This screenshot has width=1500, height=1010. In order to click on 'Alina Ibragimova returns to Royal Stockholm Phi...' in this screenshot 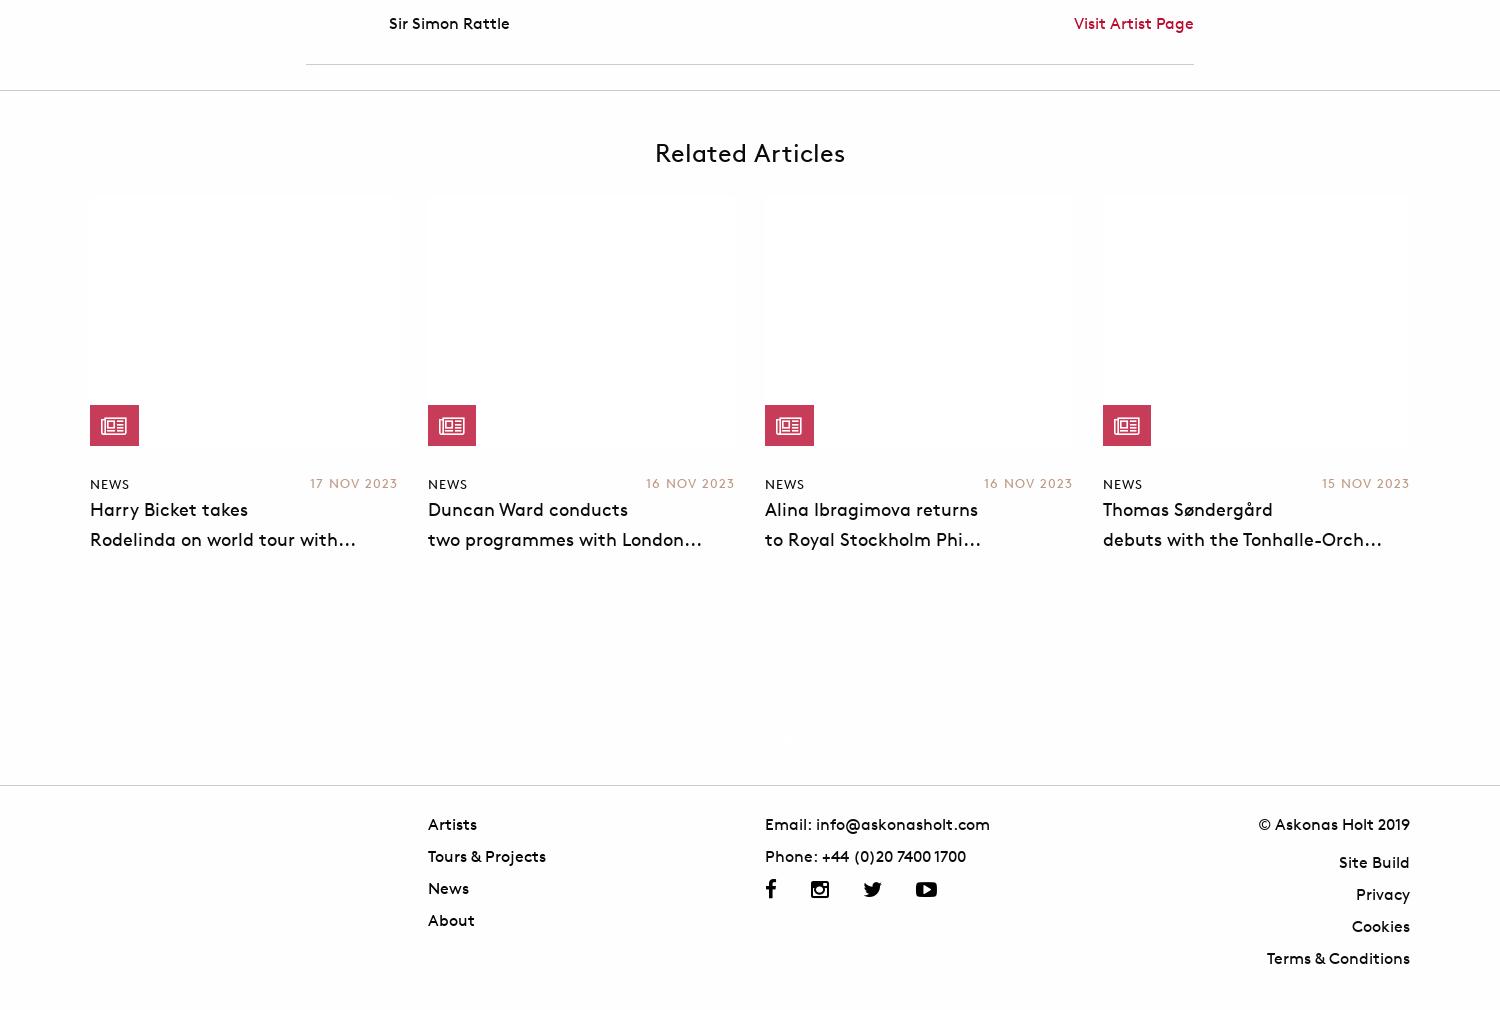, I will do `click(765, 523)`.